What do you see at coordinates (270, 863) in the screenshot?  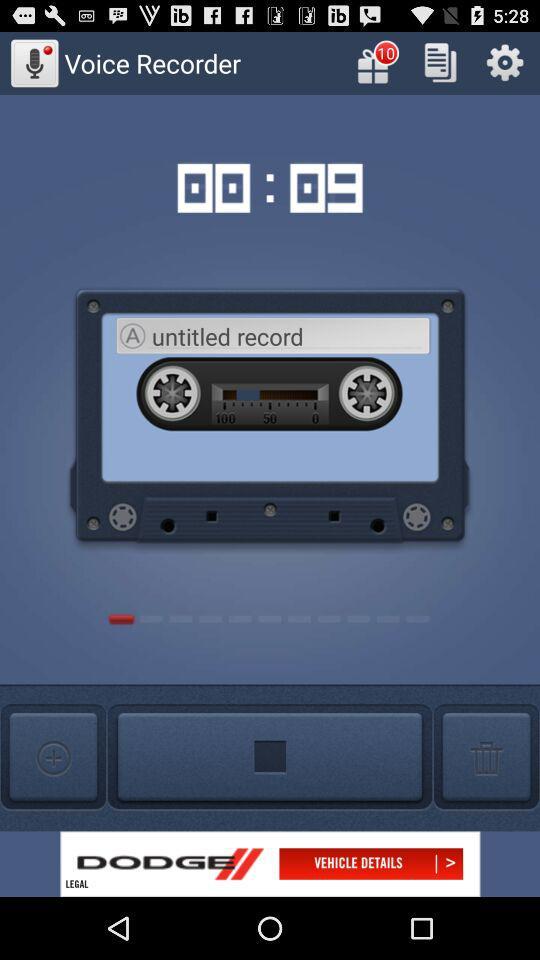 I see `to see more add` at bounding box center [270, 863].